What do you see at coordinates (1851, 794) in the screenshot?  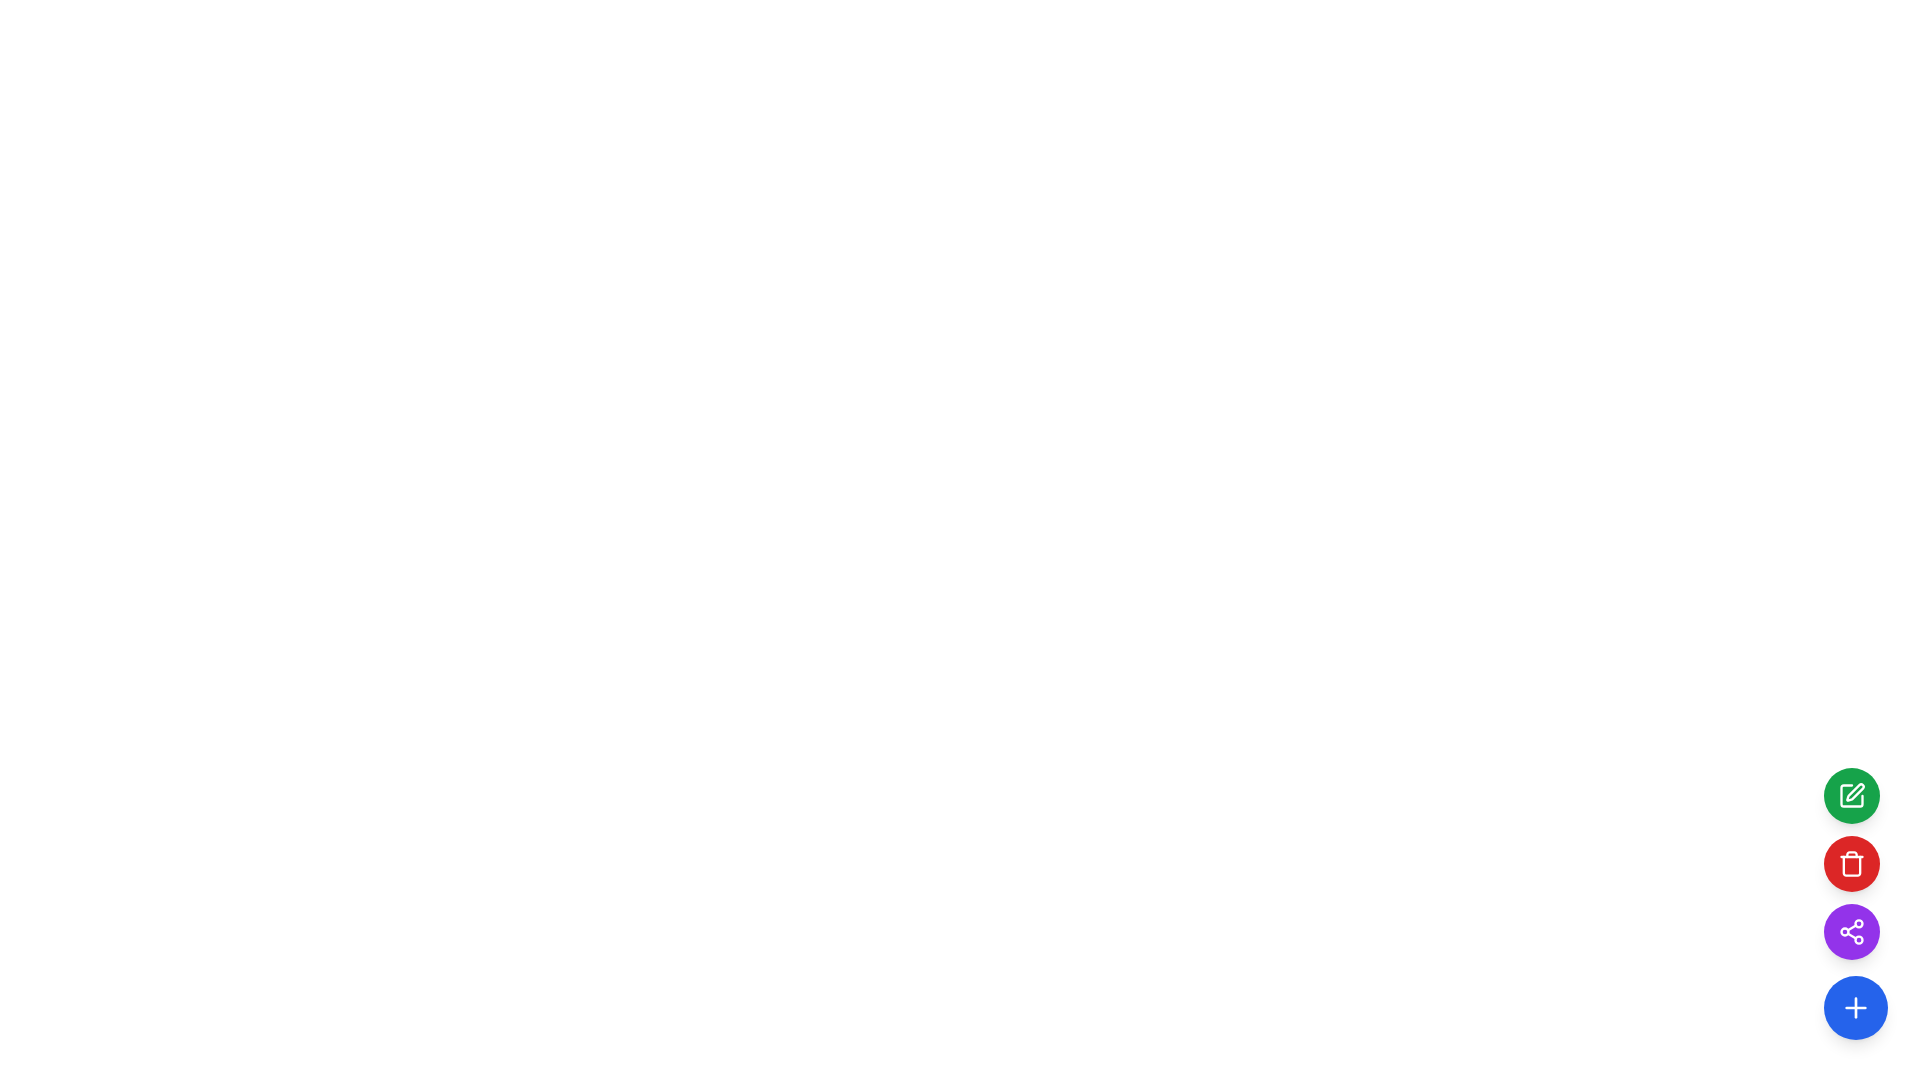 I see `the edit icon within the green circular button` at bounding box center [1851, 794].